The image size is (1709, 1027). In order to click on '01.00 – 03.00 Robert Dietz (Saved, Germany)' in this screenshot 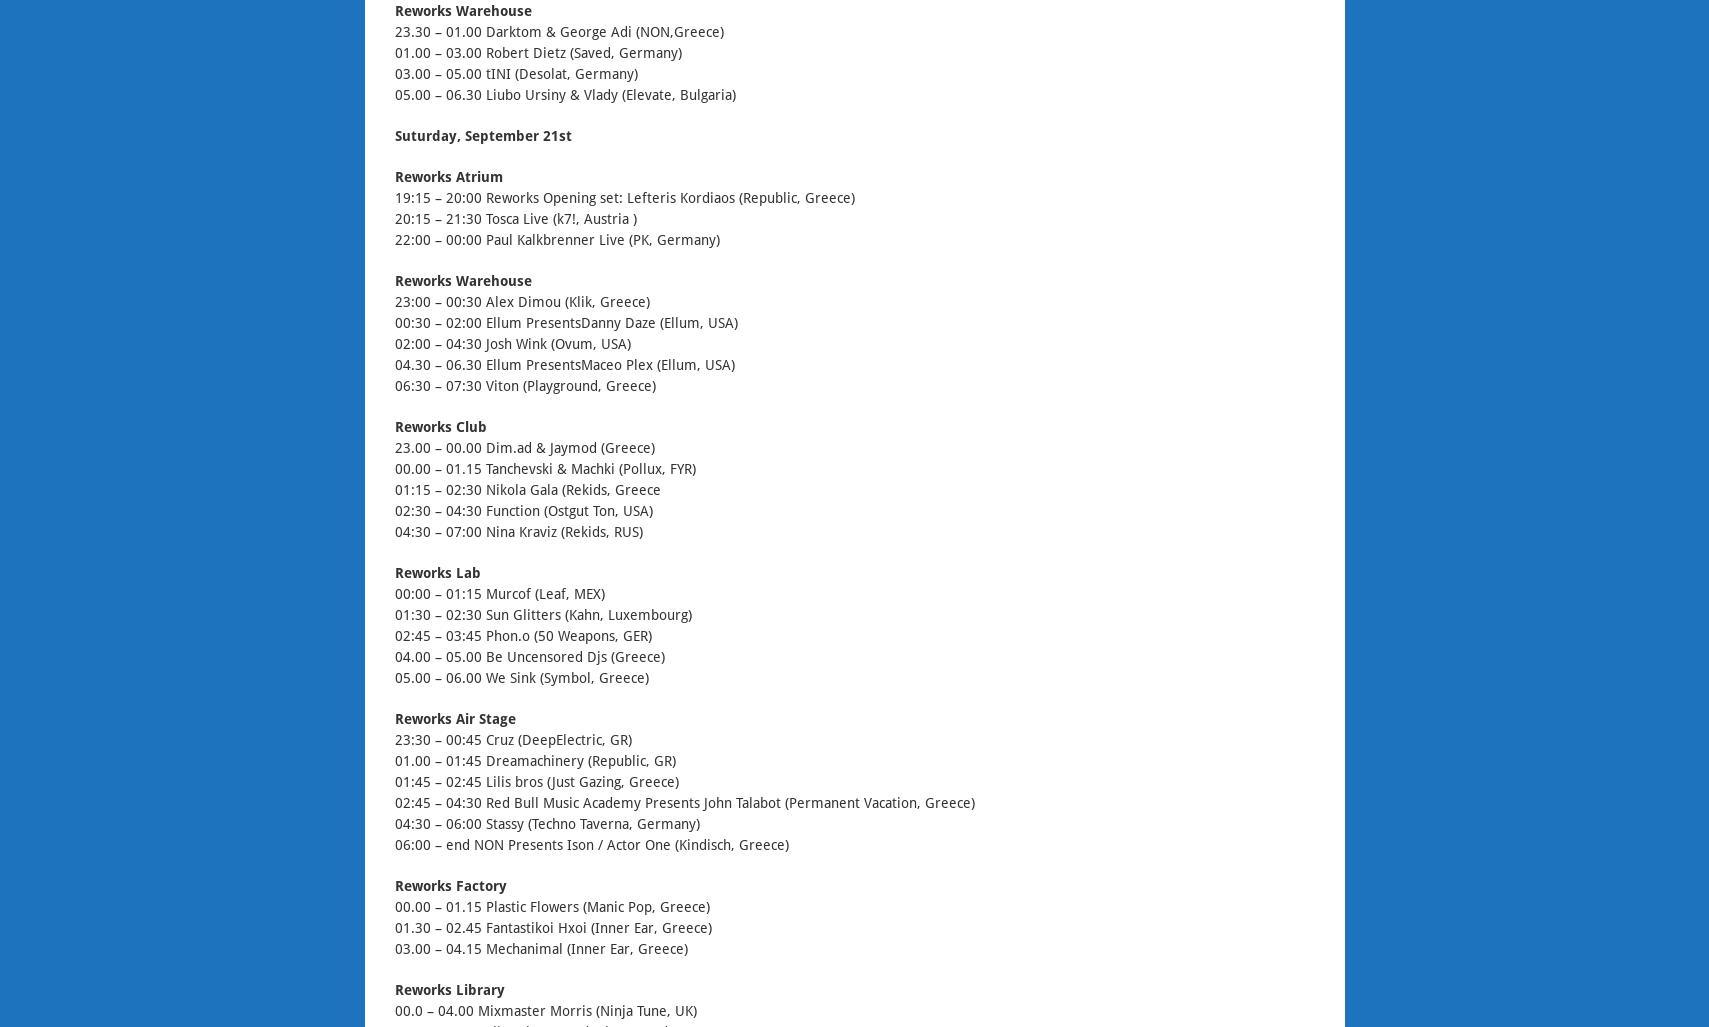, I will do `click(536, 51)`.